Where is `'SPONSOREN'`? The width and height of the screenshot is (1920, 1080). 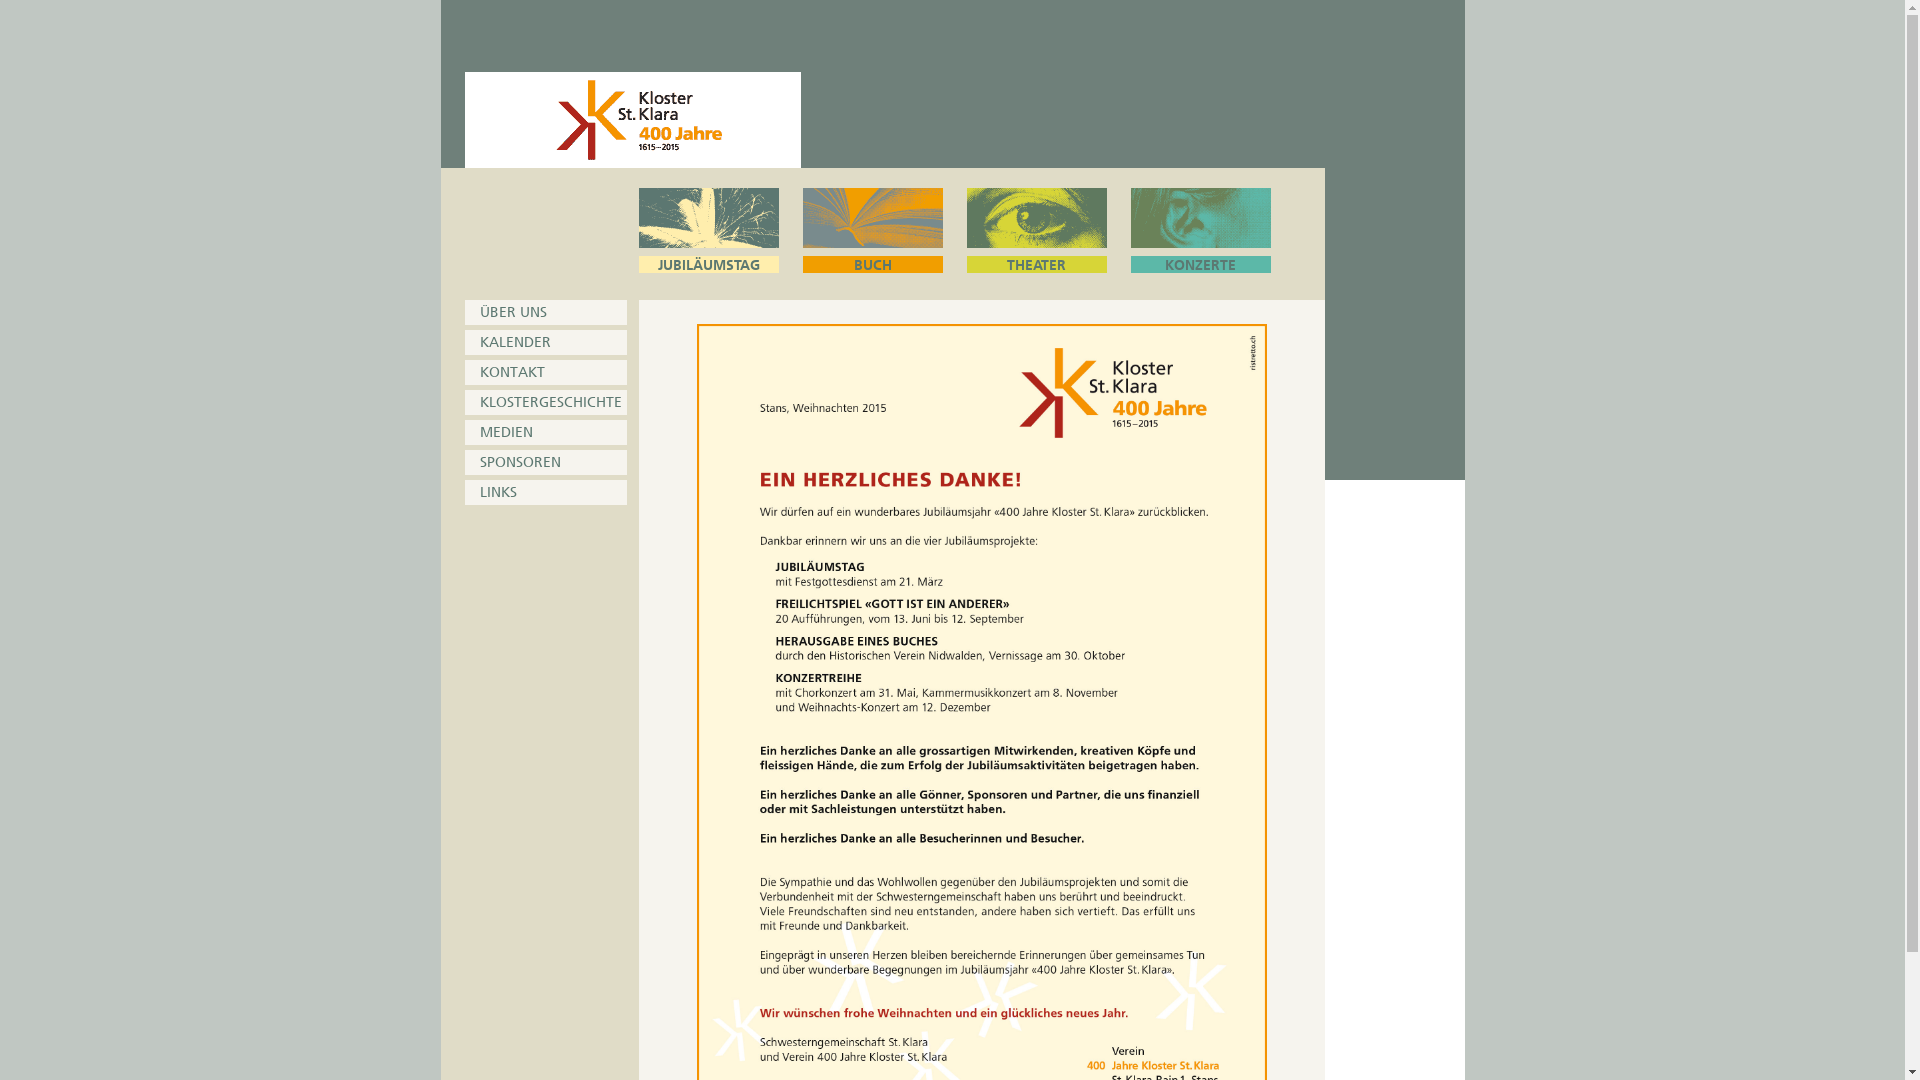 'SPONSOREN' is located at coordinates (545, 462).